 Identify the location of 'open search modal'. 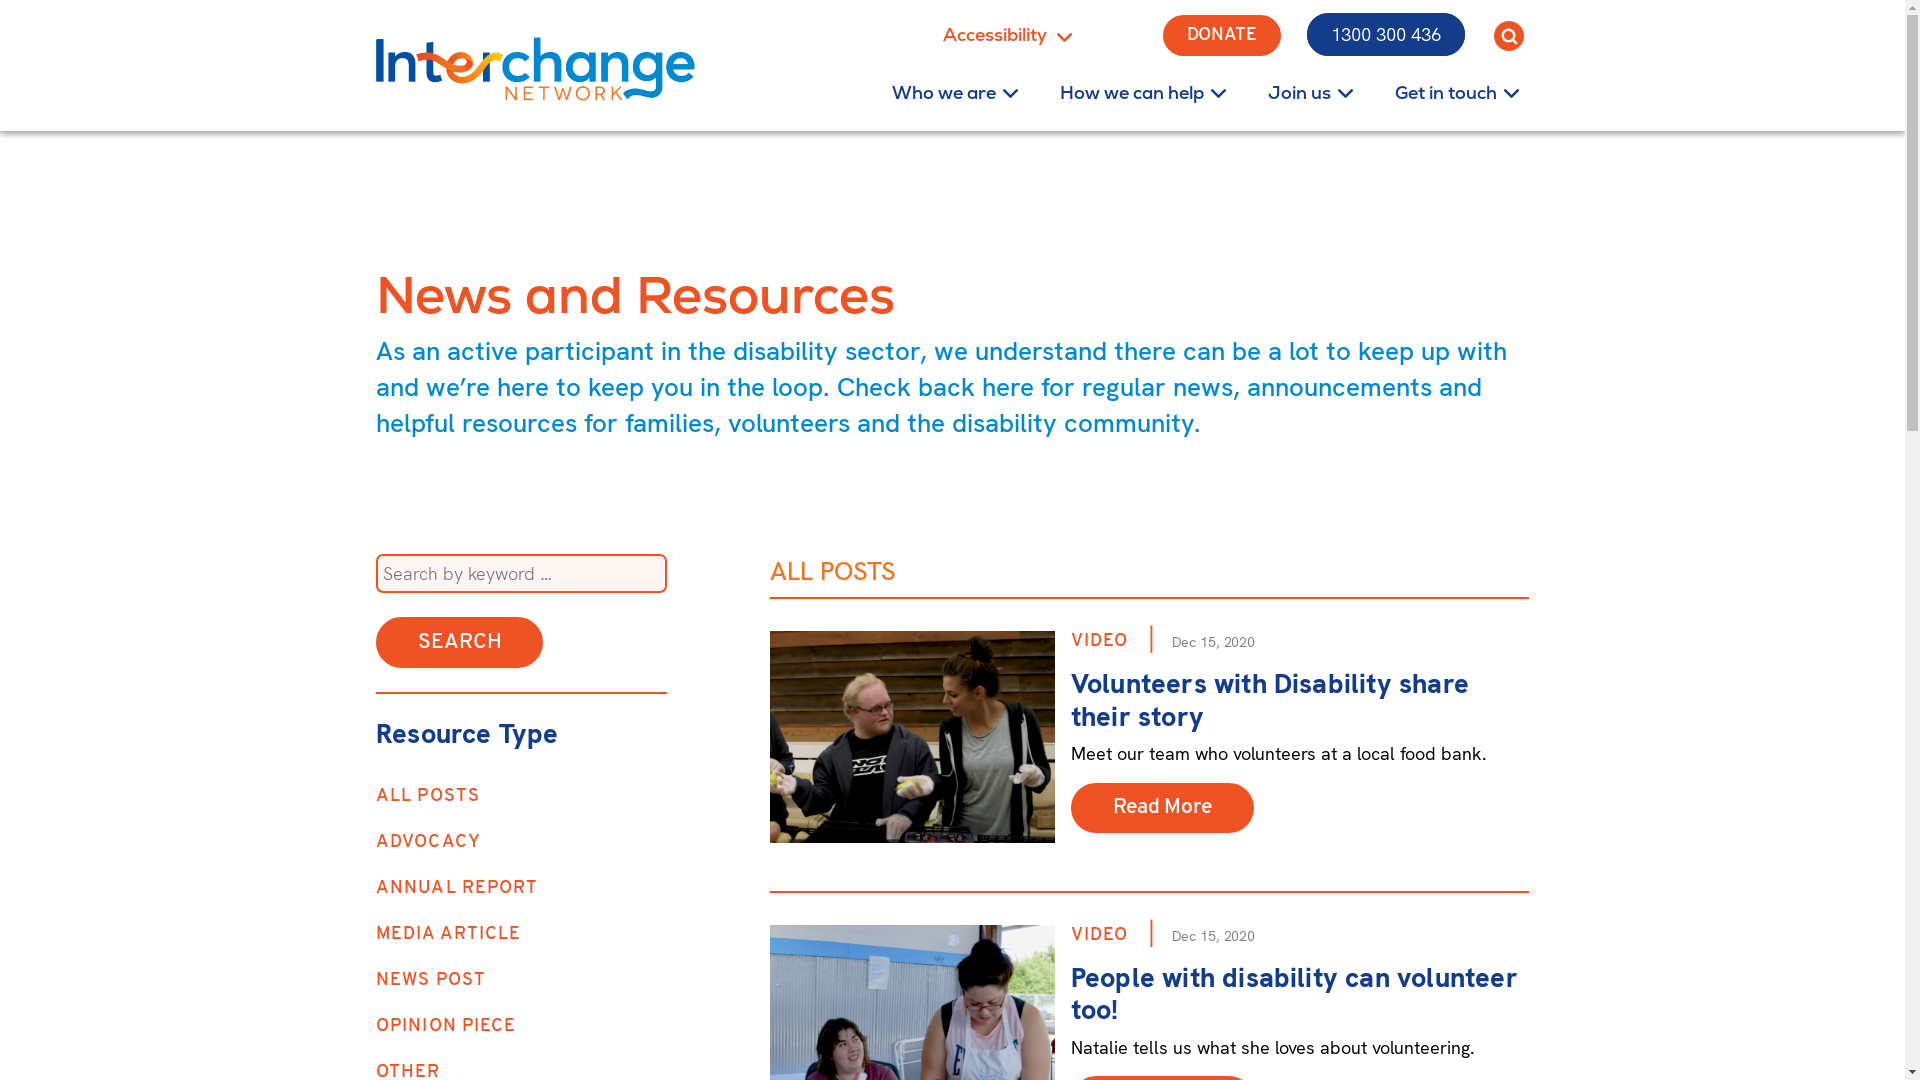
(1508, 34).